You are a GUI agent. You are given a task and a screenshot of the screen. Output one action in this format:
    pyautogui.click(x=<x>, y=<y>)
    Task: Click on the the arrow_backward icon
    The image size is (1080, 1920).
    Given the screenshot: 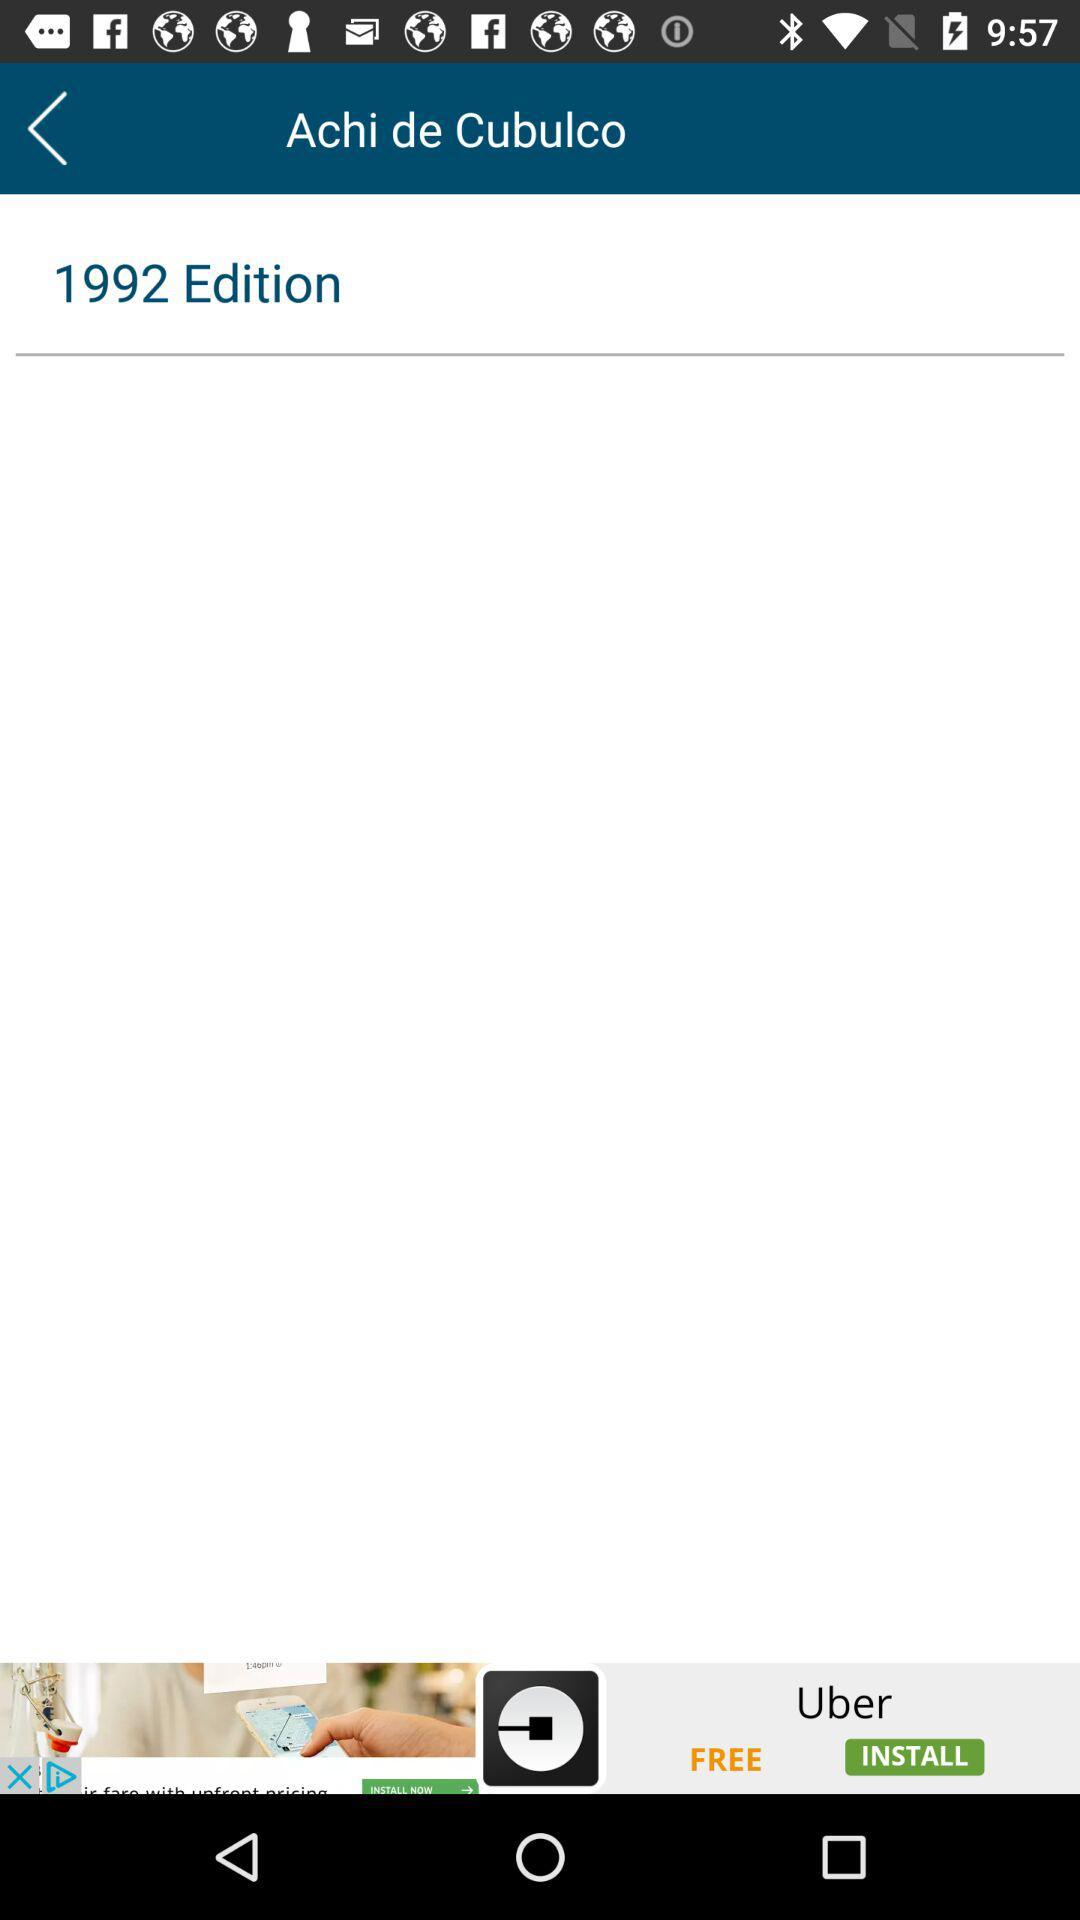 What is the action you would take?
    pyautogui.click(x=46, y=127)
    